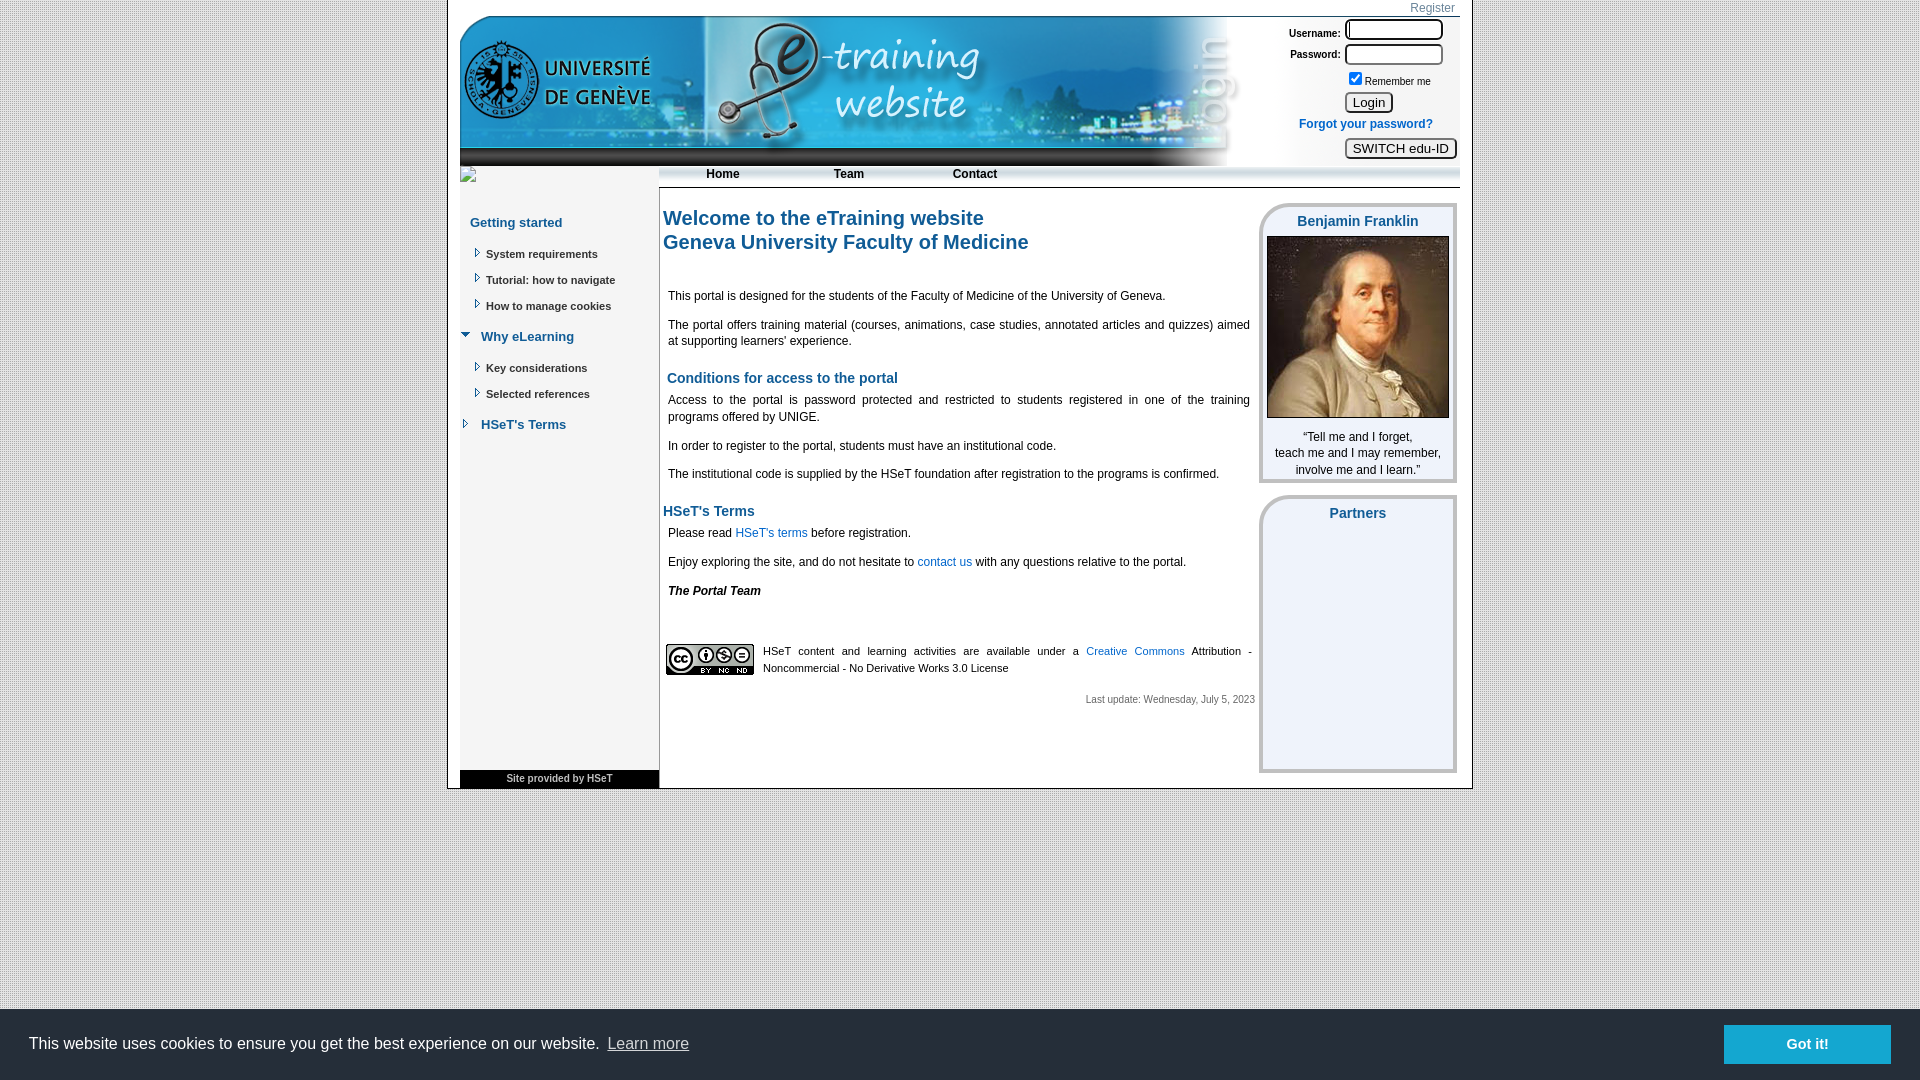 The image size is (1920, 1080). I want to click on 'Creative Commons', so click(1134, 651).